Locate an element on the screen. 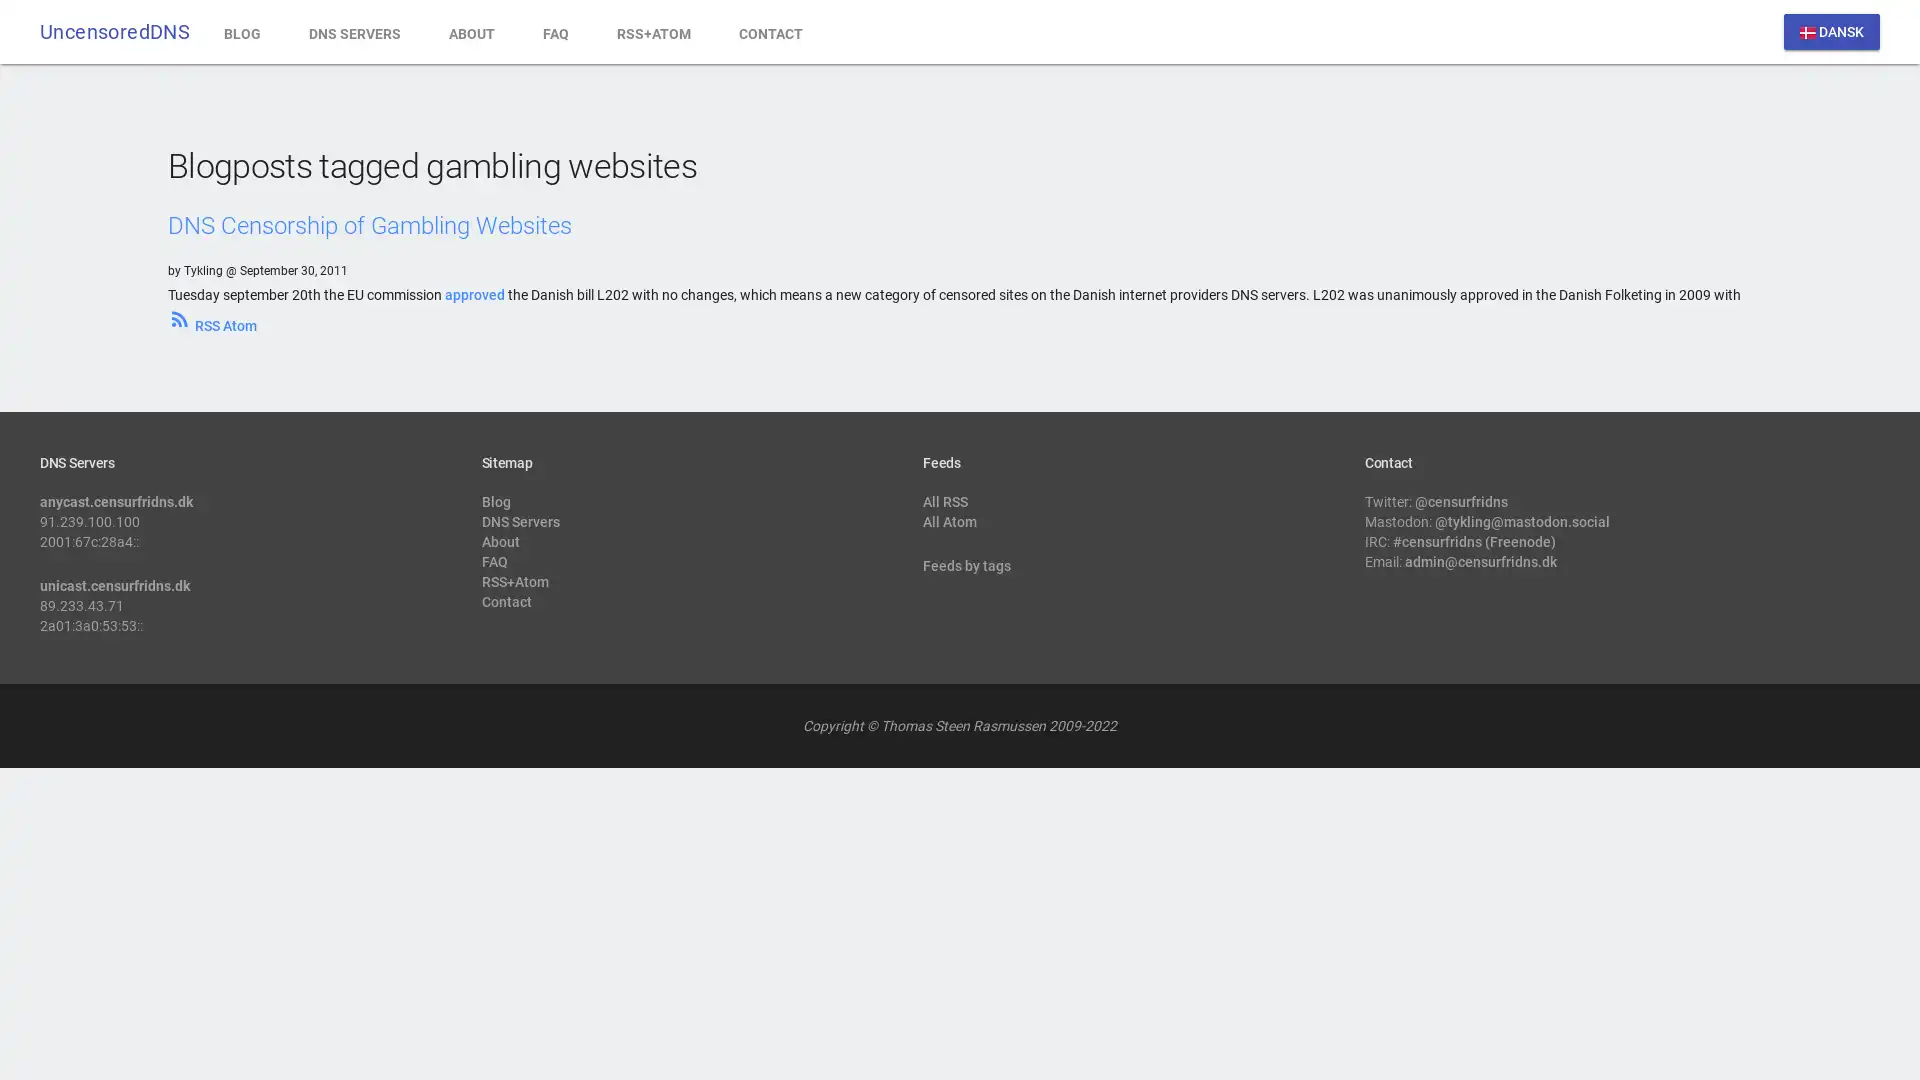 The image size is (1920, 1080). dansk DANSK is located at coordinates (1832, 31).